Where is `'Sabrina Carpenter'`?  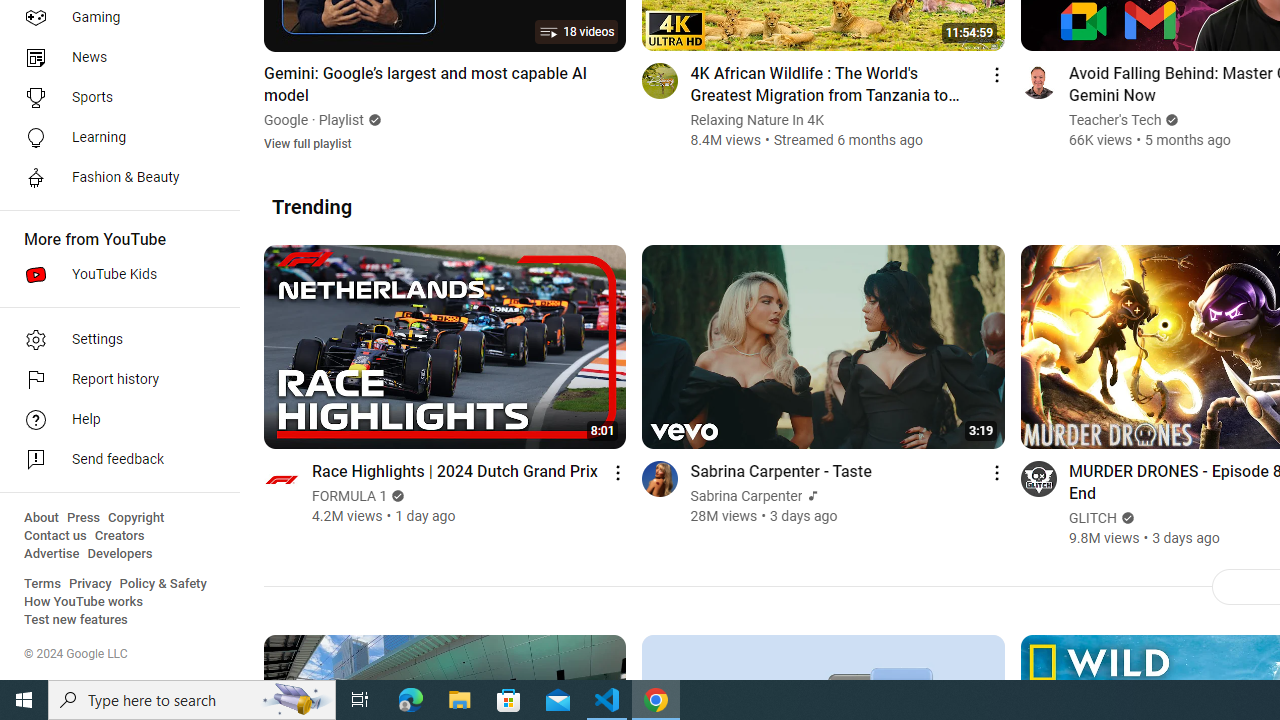 'Sabrina Carpenter' is located at coordinates (745, 495).